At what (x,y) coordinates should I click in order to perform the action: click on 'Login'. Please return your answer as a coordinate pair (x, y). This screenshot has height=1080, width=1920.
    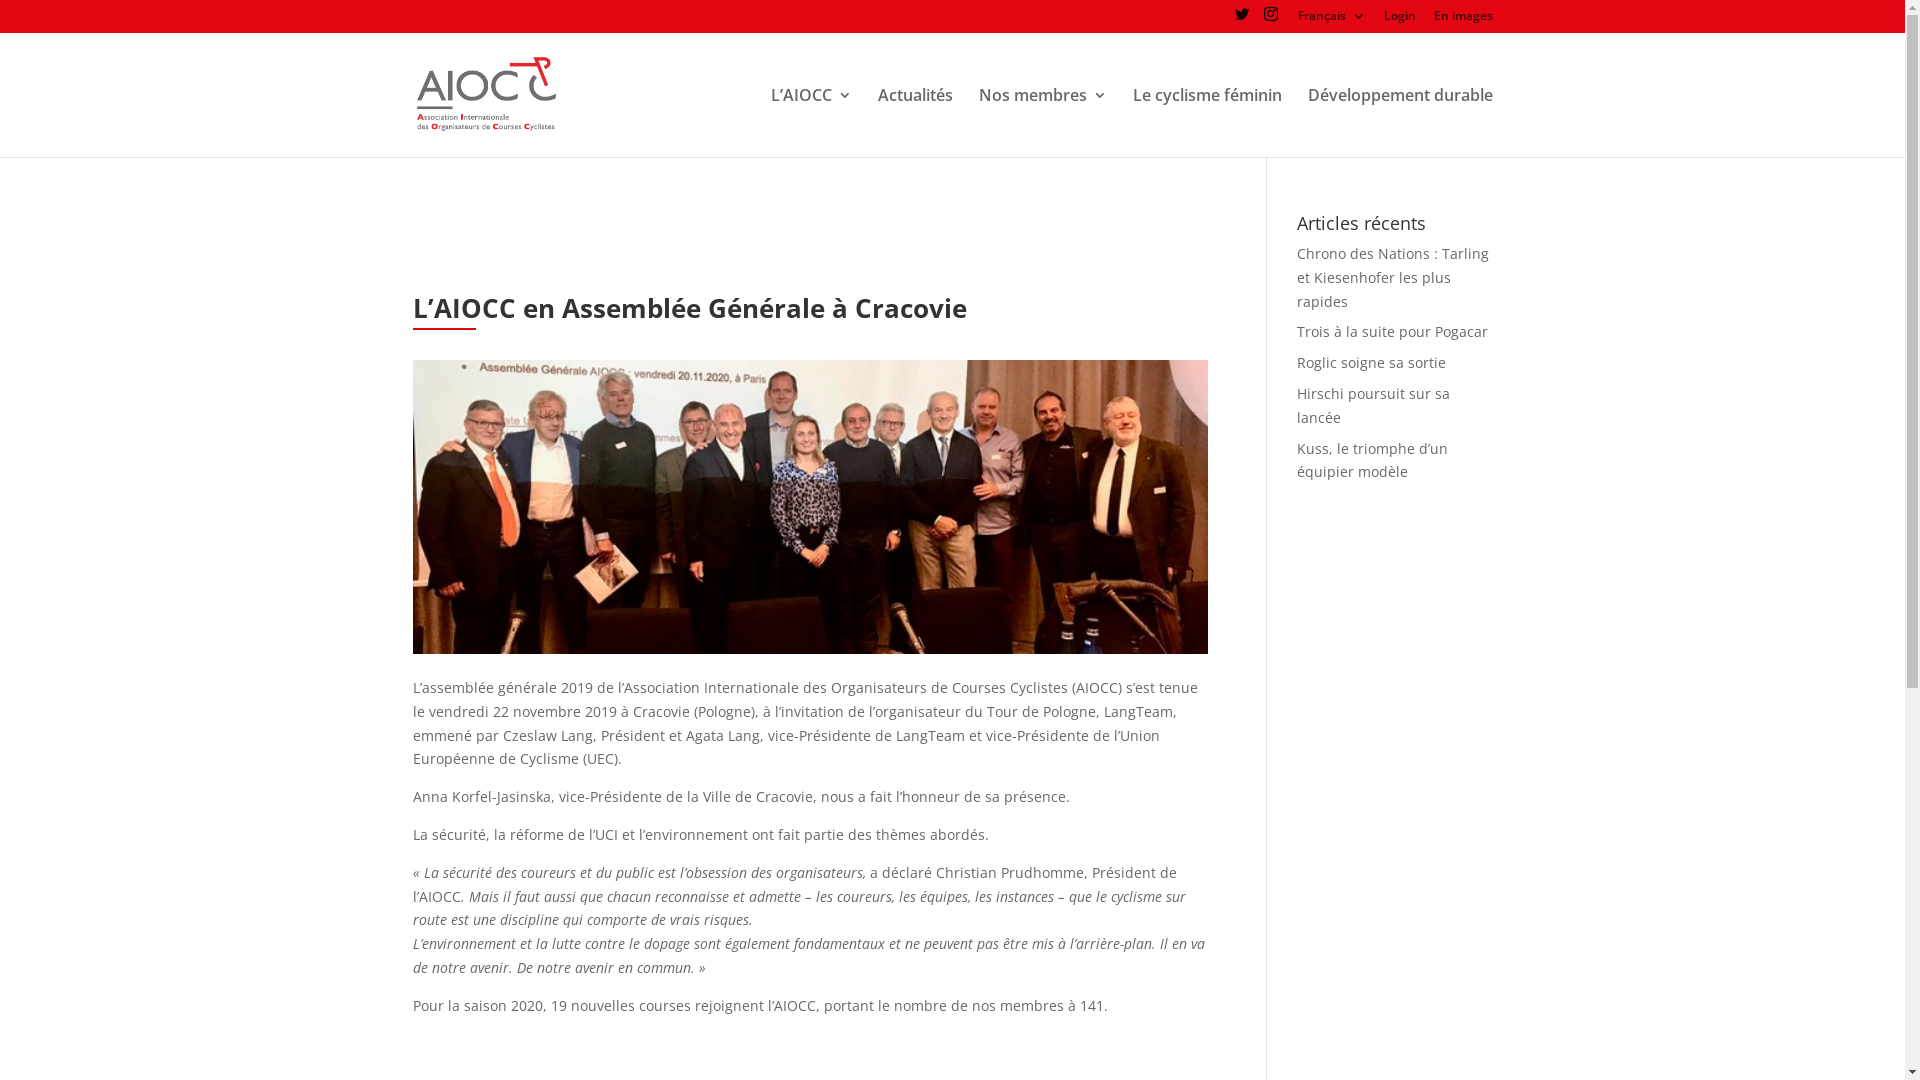
    Looking at the image, I should click on (1399, 20).